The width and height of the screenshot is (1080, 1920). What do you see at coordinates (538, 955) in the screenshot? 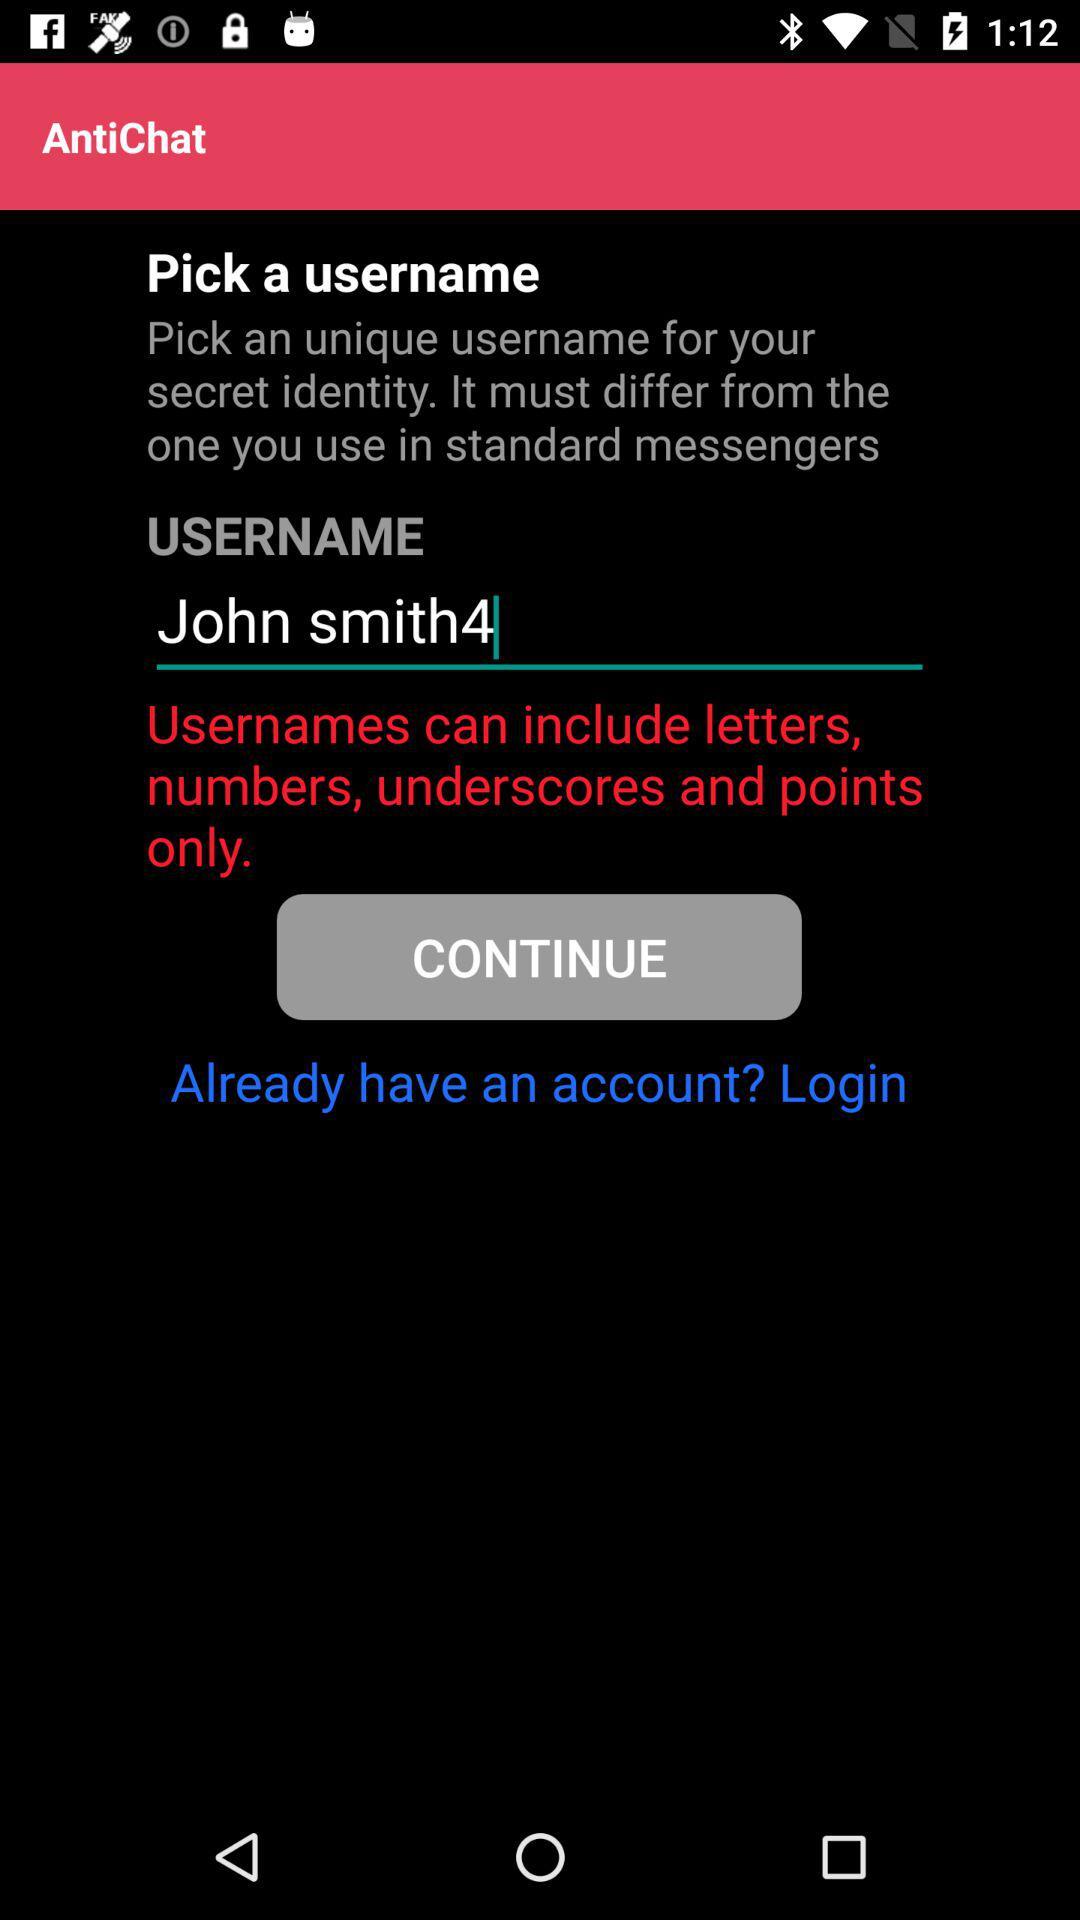
I see `continue icon` at bounding box center [538, 955].